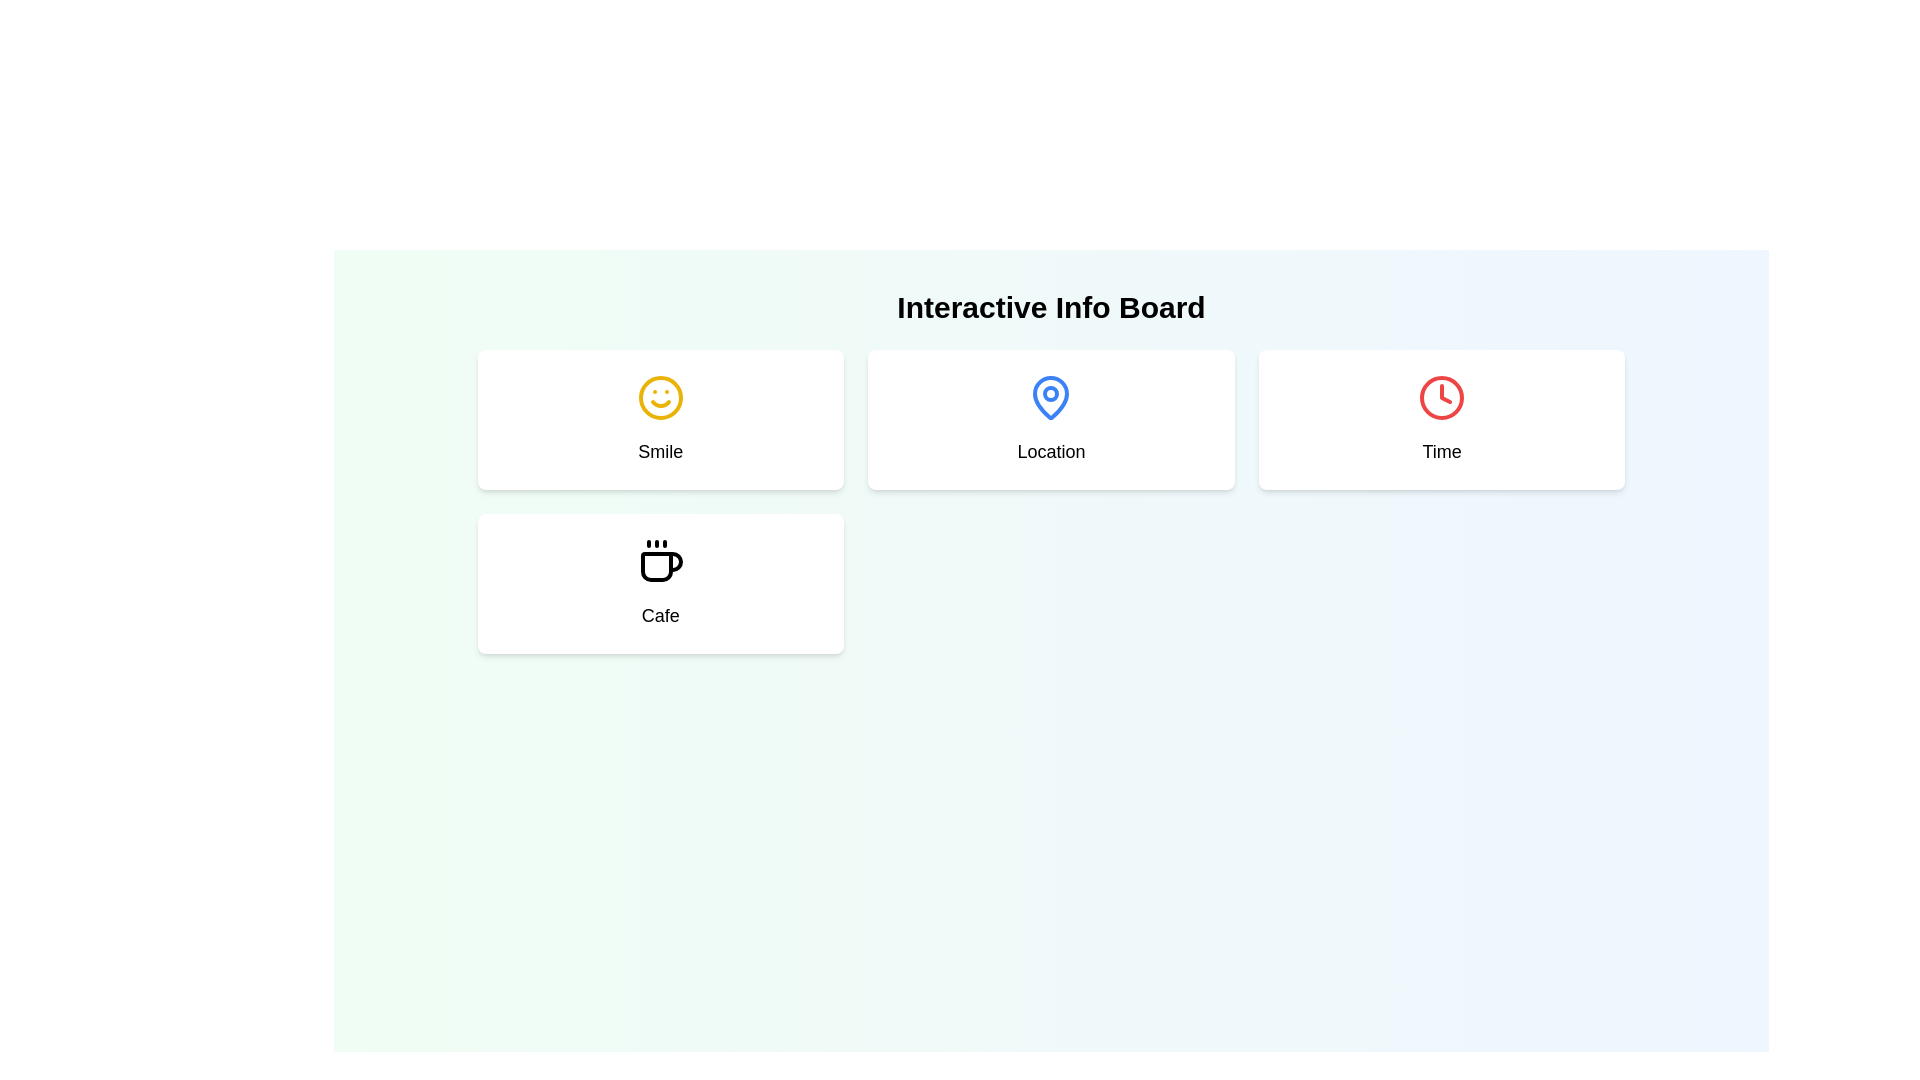 The width and height of the screenshot is (1920, 1080). Describe the element at coordinates (1050, 393) in the screenshot. I see `the small circular shape inside the blue pin outline of the location marker, which is located in the second card of the grid under the 'Interactive Info Board' heading` at that location.